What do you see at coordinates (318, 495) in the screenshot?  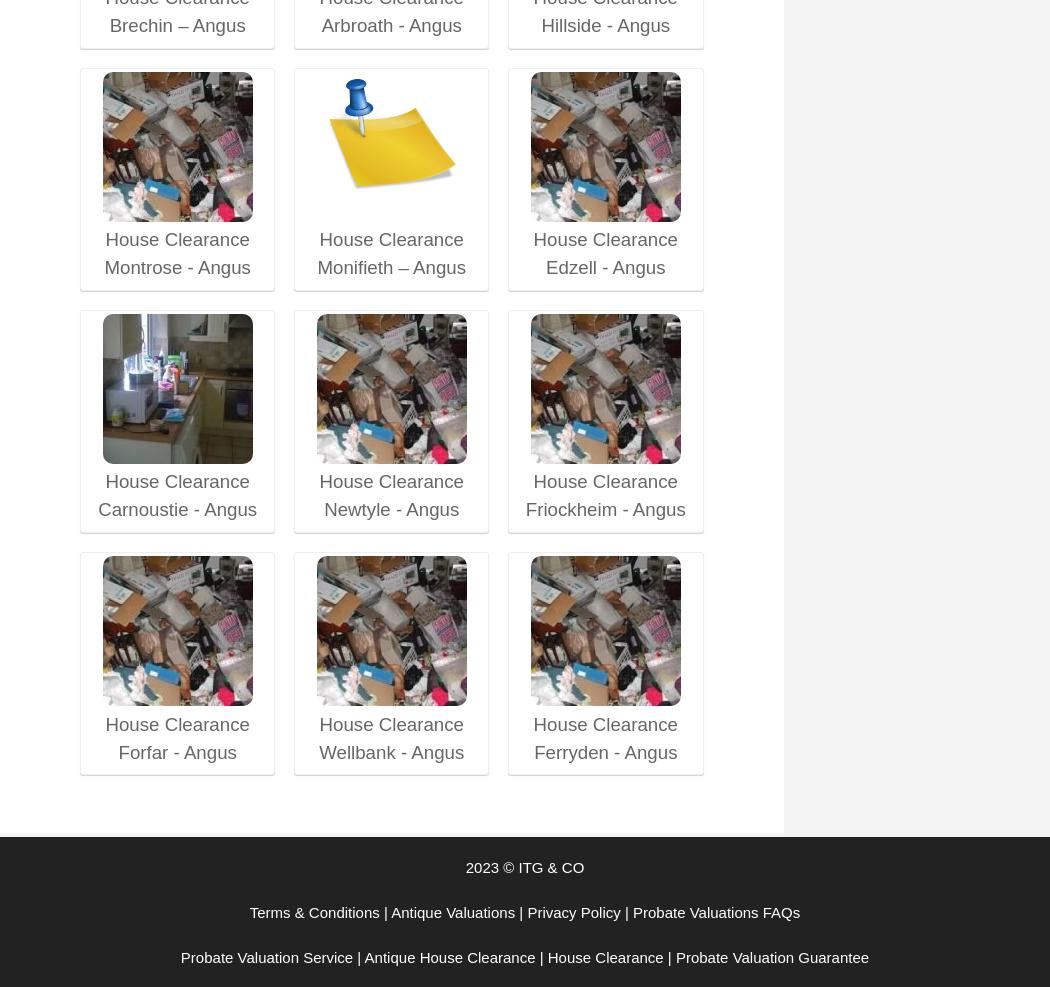 I see `'House Clearance Newtyle - Angus'` at bounding box center [318, 495].